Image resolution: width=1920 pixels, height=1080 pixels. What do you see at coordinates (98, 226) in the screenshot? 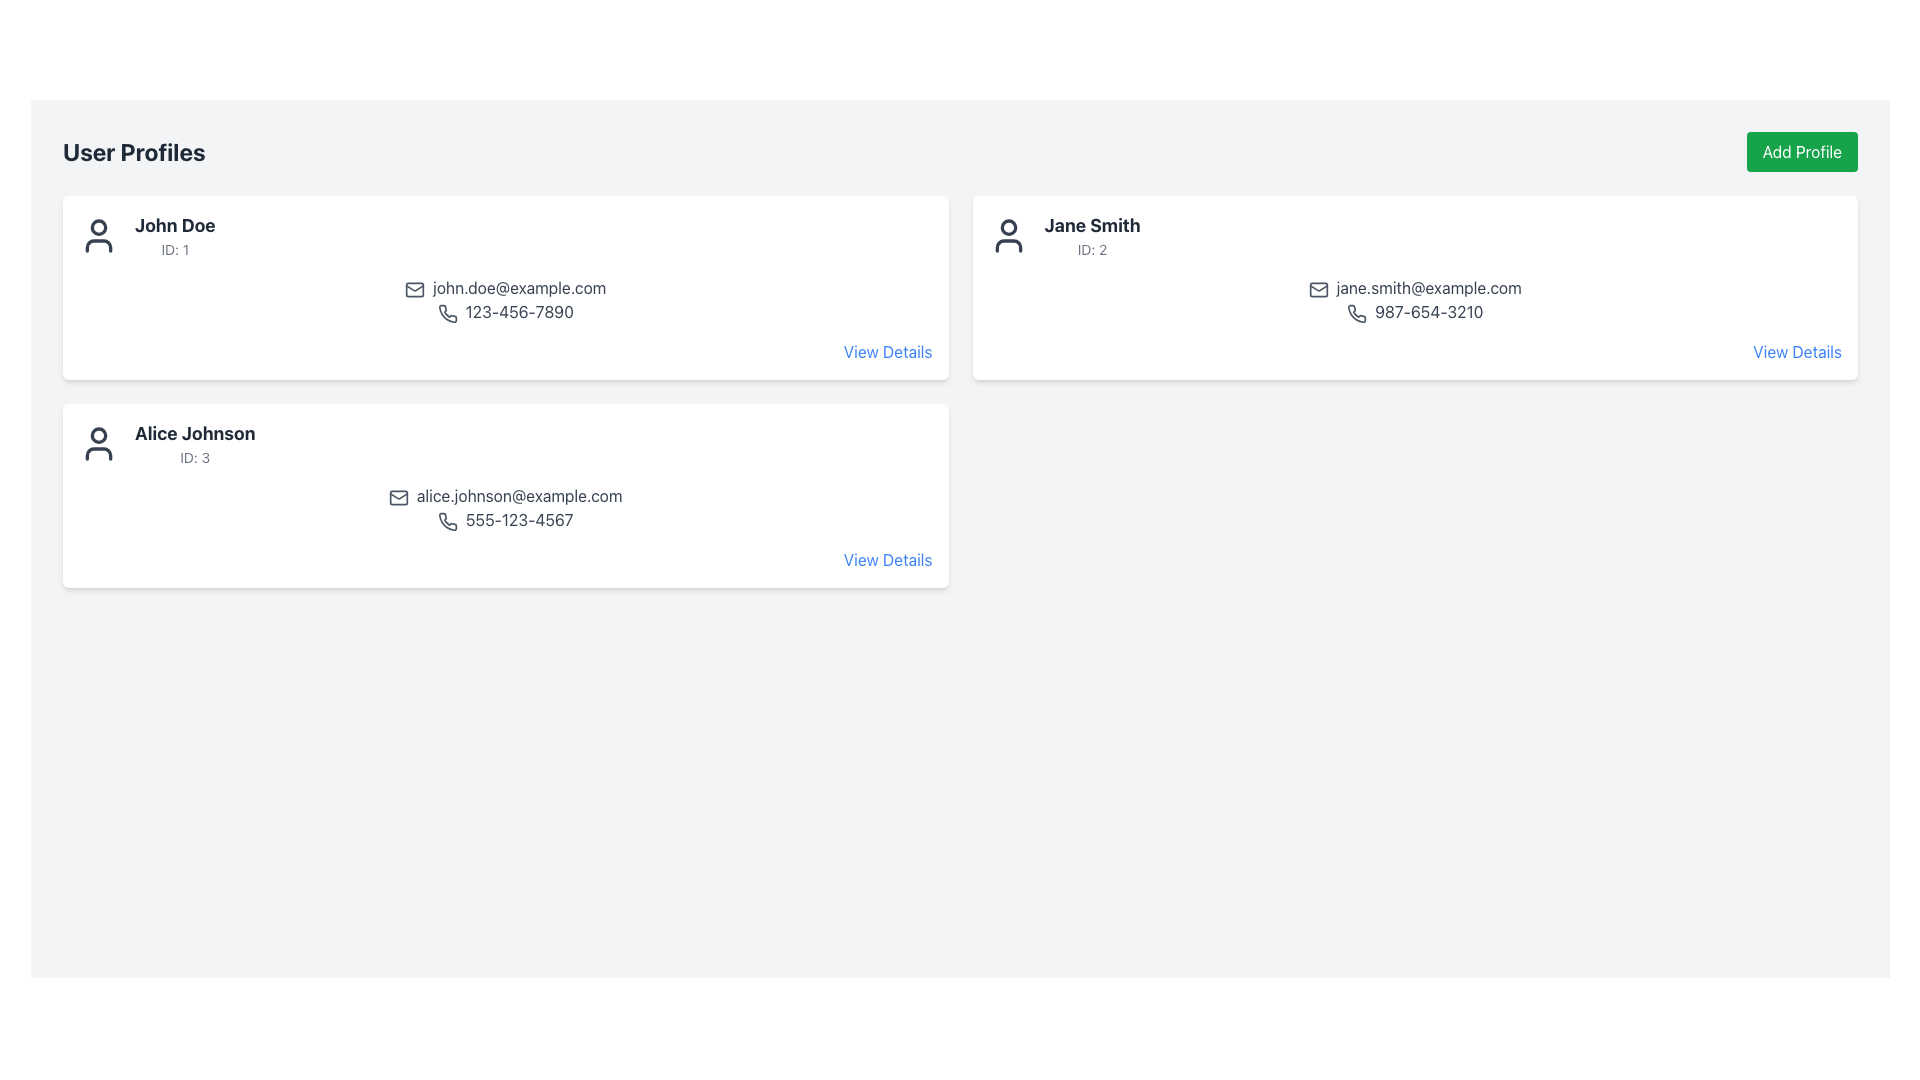
I see `the small circular shape within the user profile card for John Doe located at the top left of the interface` at bounding box center [98, 226].